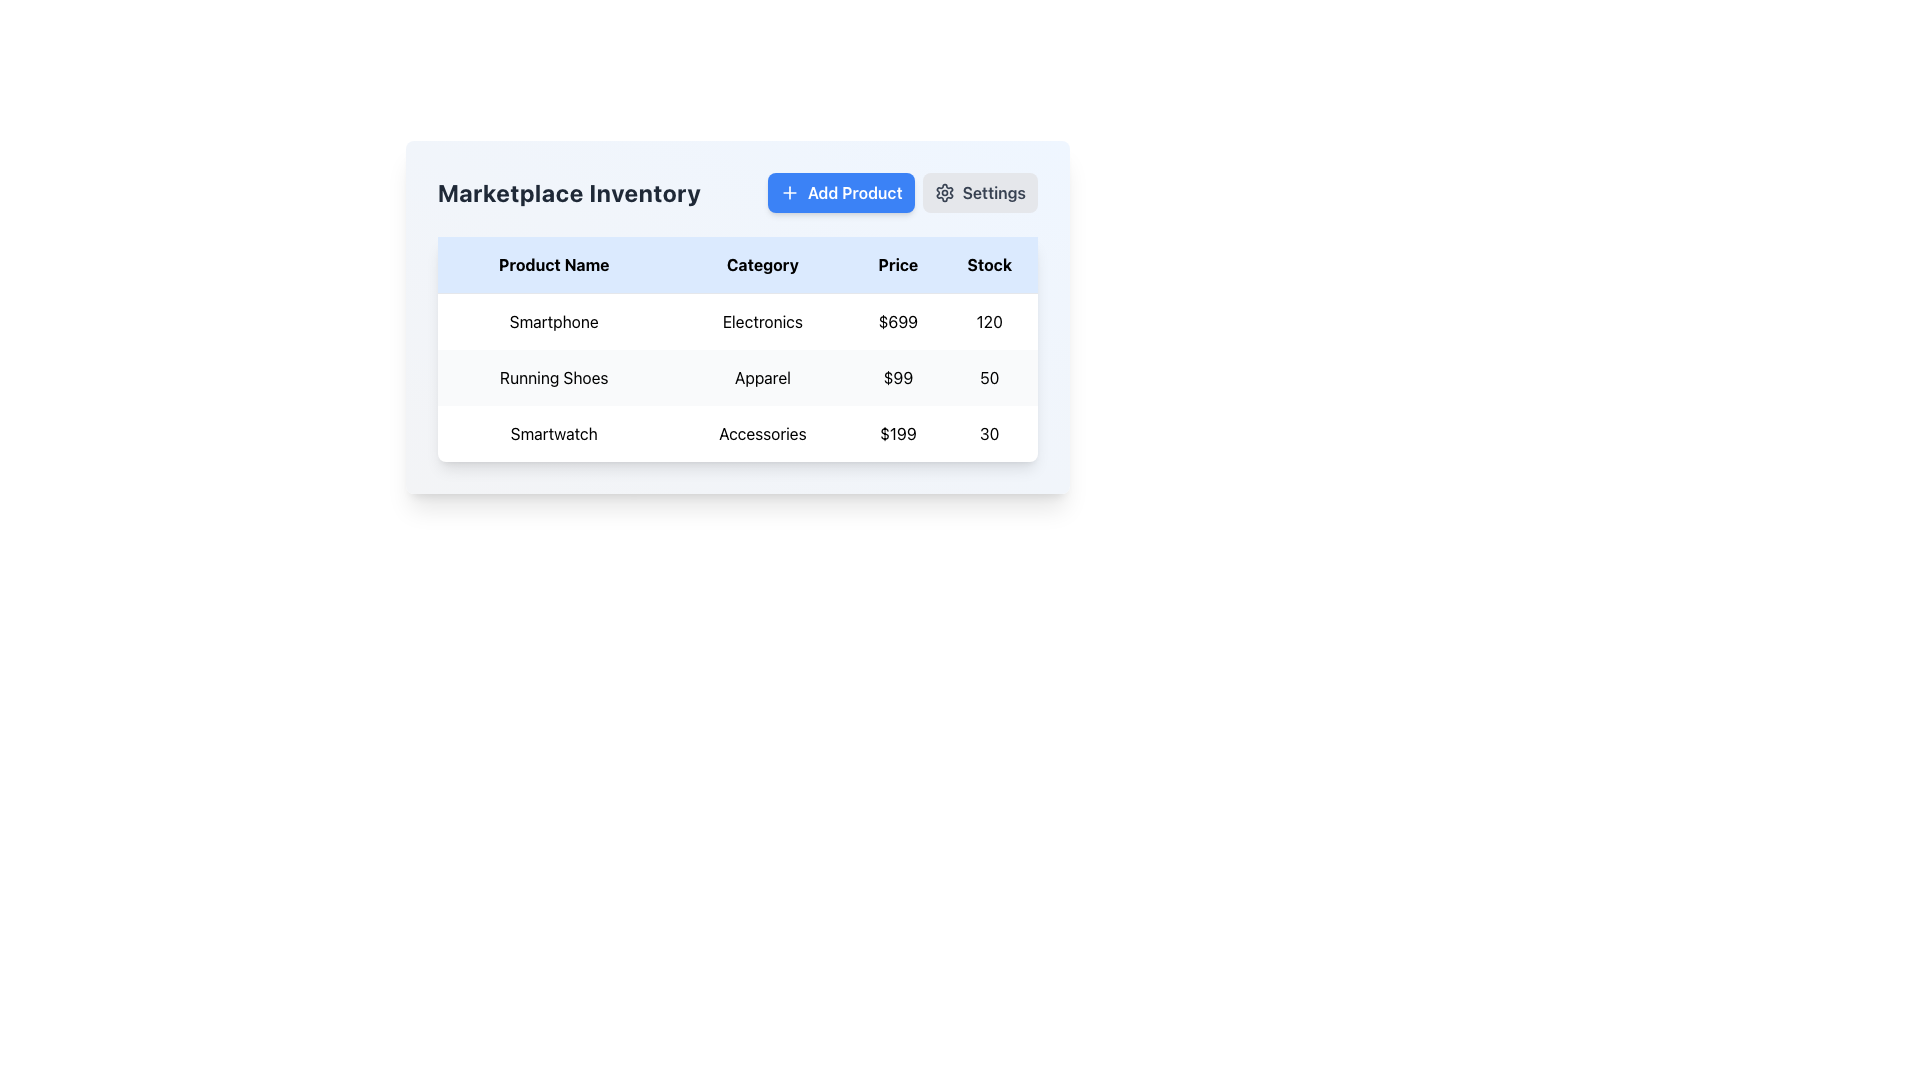 This screenshot has height=1080, width=1920. What do you see at coordinates (989, 320) in the screenshot?
I see `the text label that displays the stock quantity for the 'Smartphone' product in the inventory table, located in the 'Stock' column` at bounding box center [989, 320].